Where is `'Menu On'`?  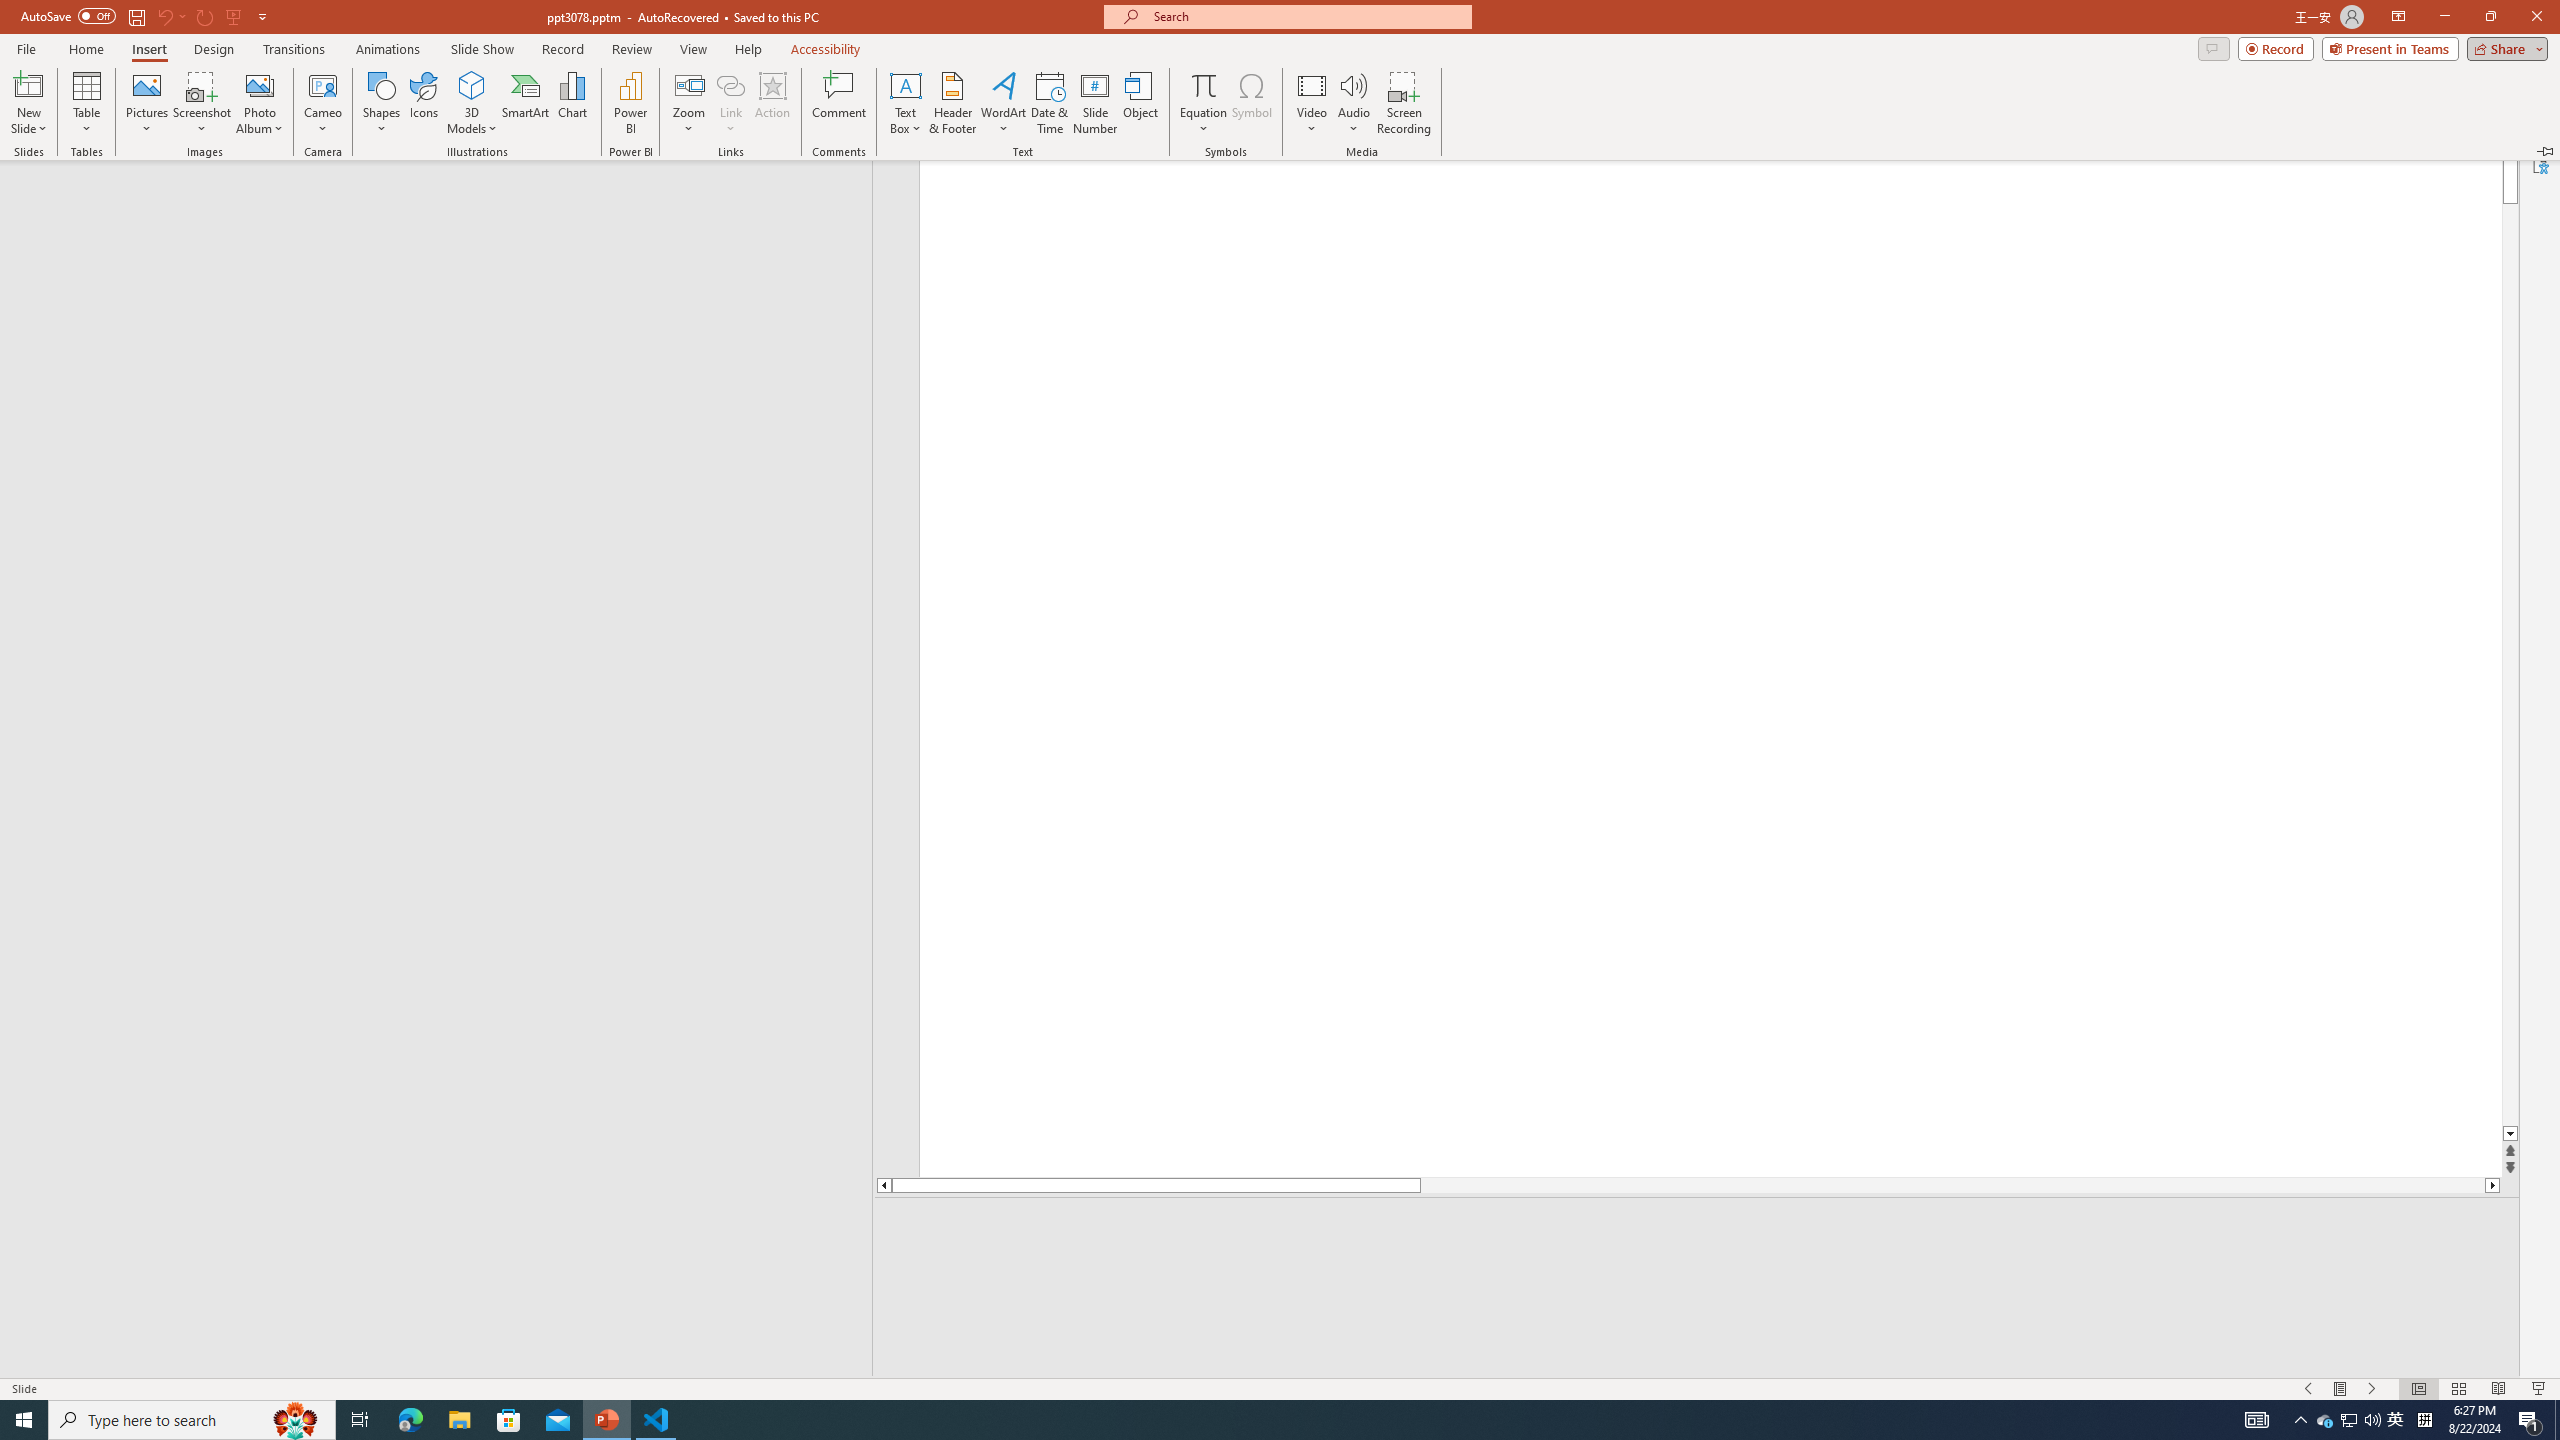 'Menu On' is located at coordinates (2340, 1389).